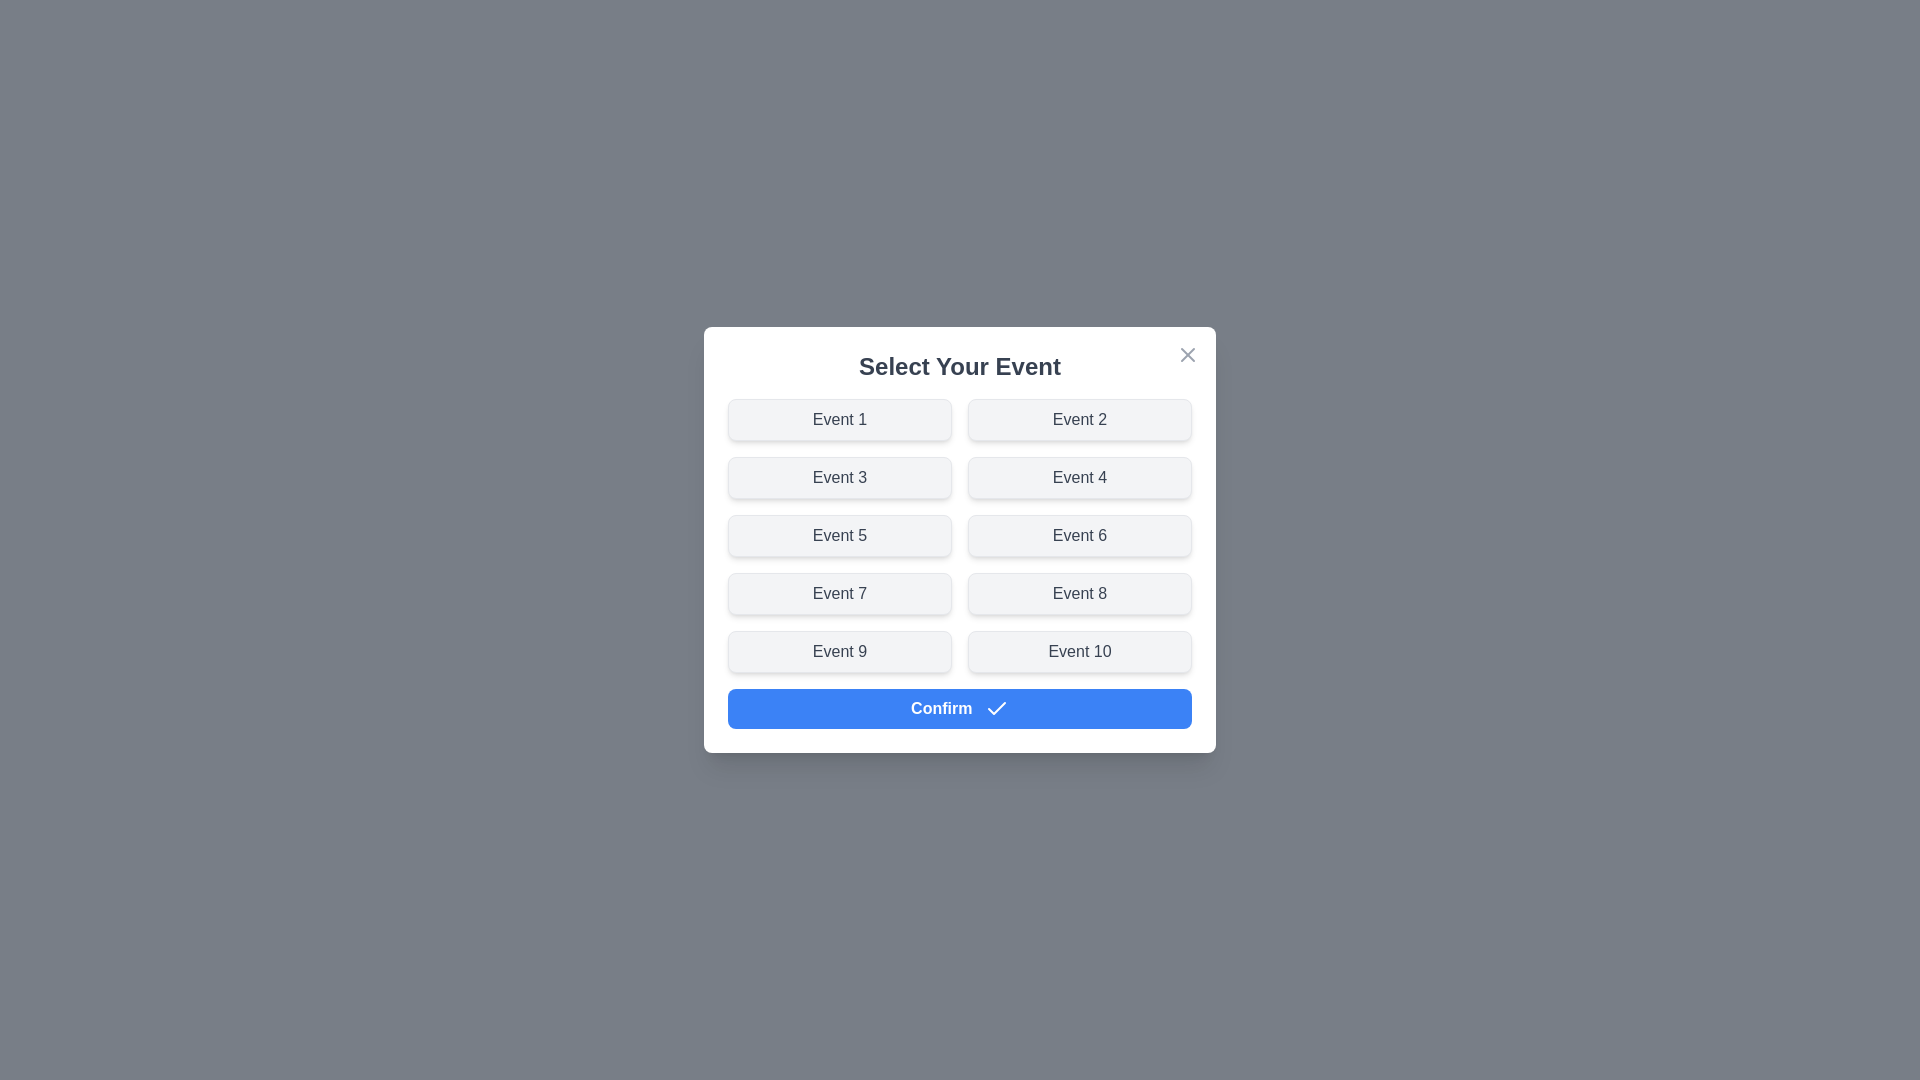  I want to click on the 'Confirm' button to confirm the selection, so click(960, 707).